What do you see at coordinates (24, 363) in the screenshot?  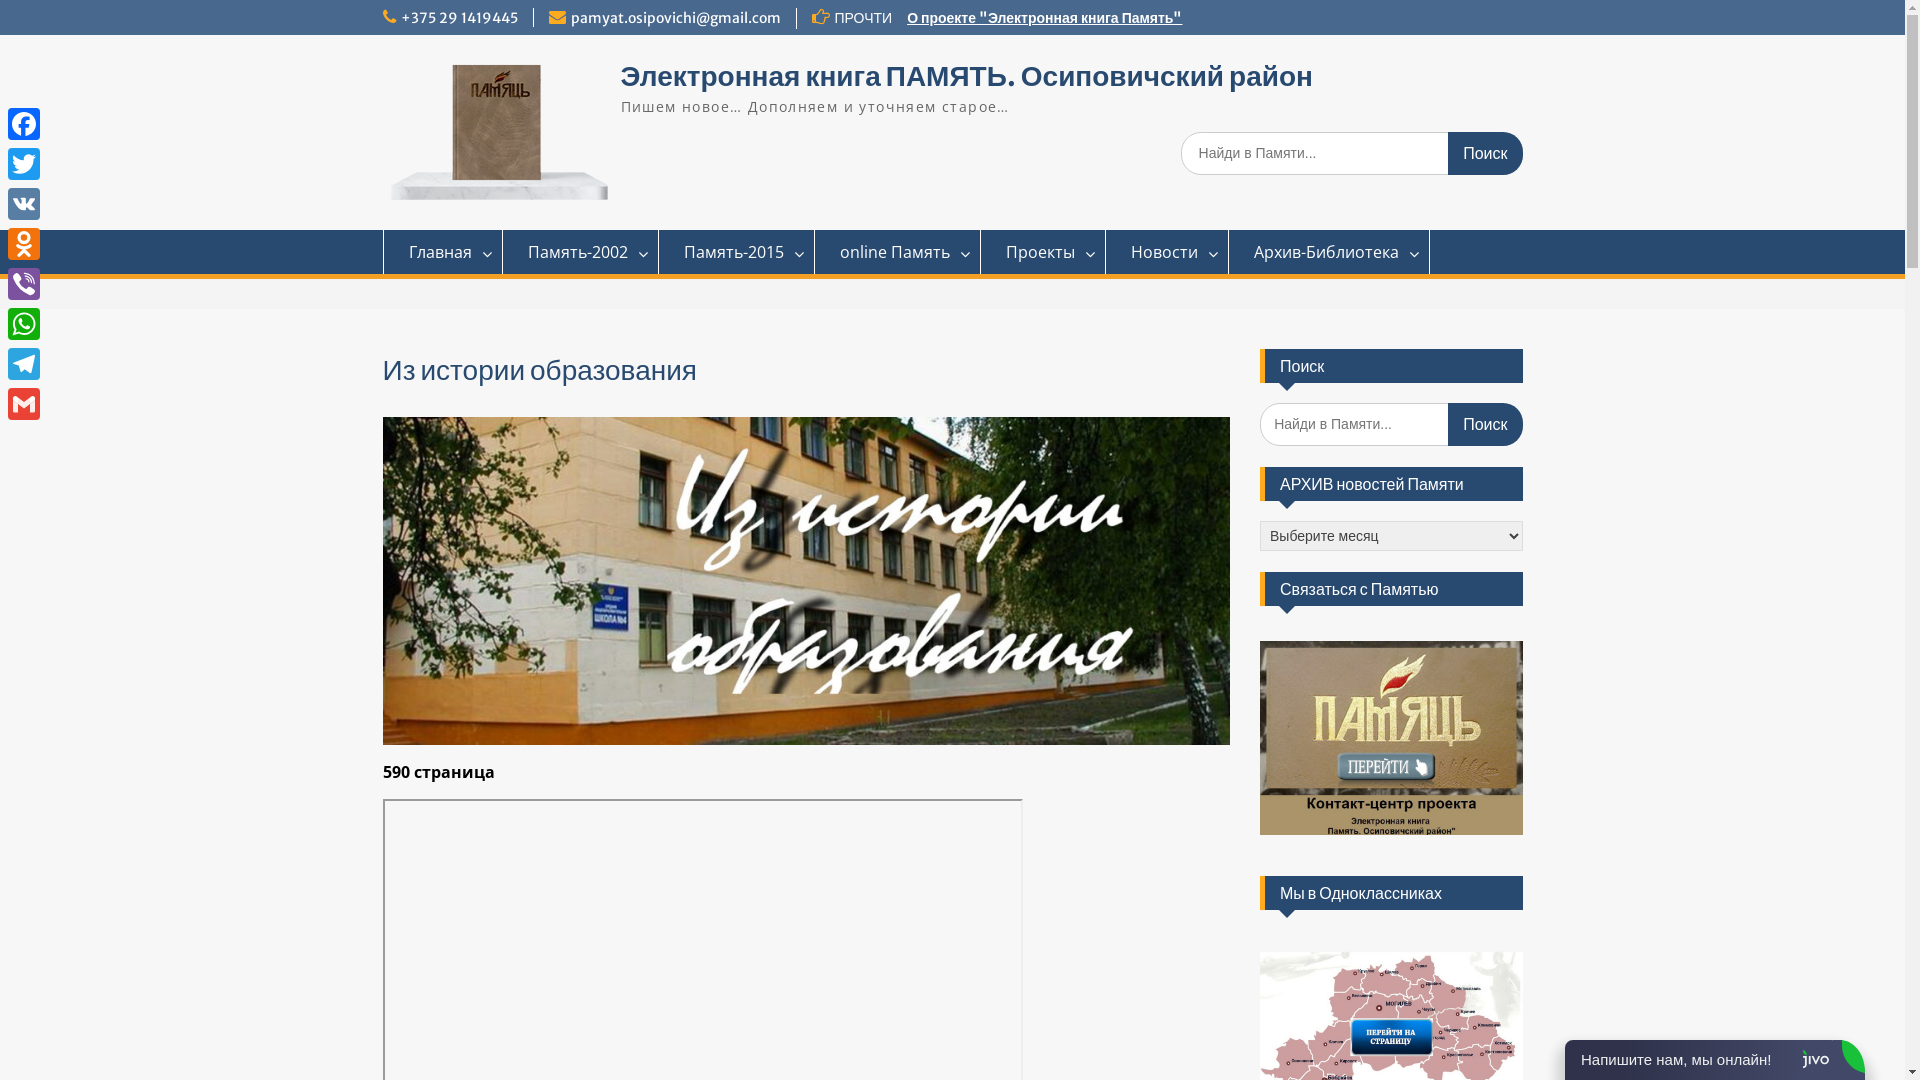 I see `'Telegram'` at bounding box center [24, 363].